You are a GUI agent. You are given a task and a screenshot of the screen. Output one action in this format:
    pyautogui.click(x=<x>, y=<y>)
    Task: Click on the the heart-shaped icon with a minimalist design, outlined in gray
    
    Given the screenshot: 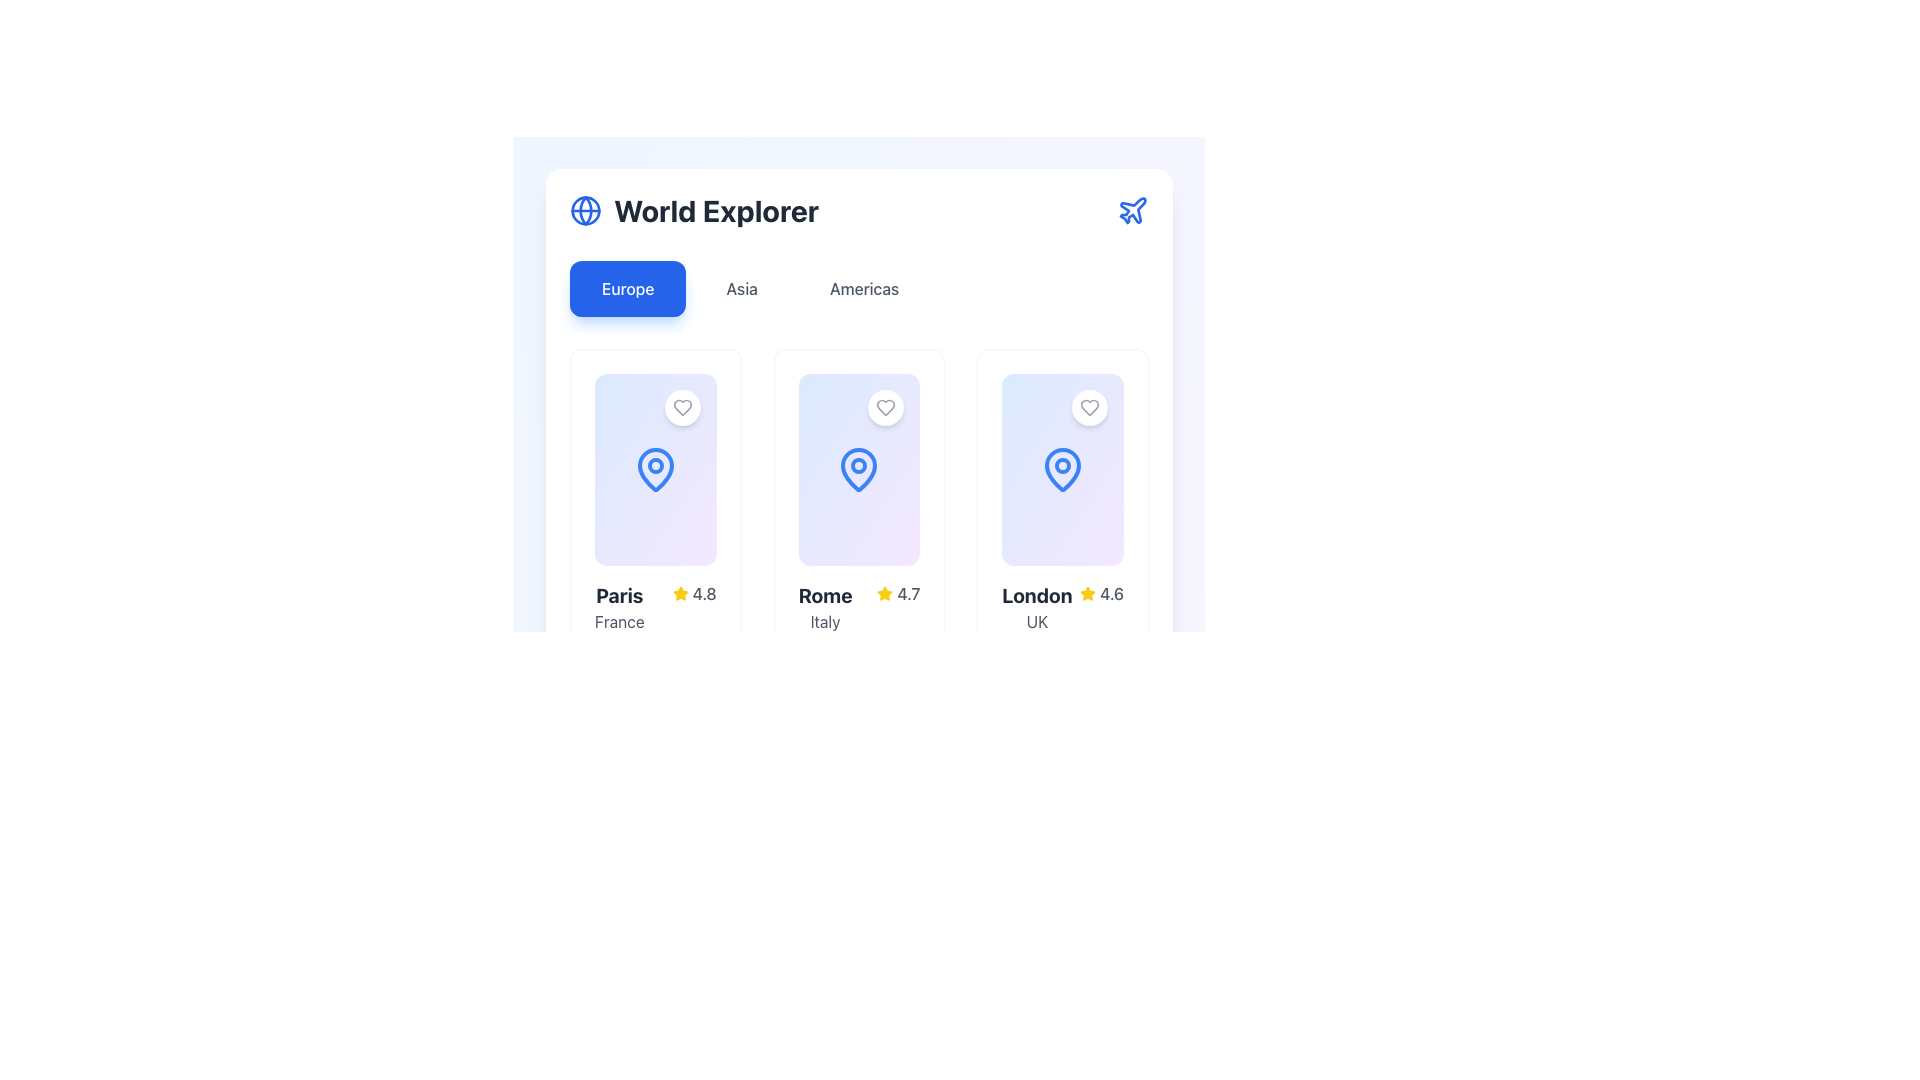 What is the action you would take?
    pyautogui.click(x=1088, y=407)
    